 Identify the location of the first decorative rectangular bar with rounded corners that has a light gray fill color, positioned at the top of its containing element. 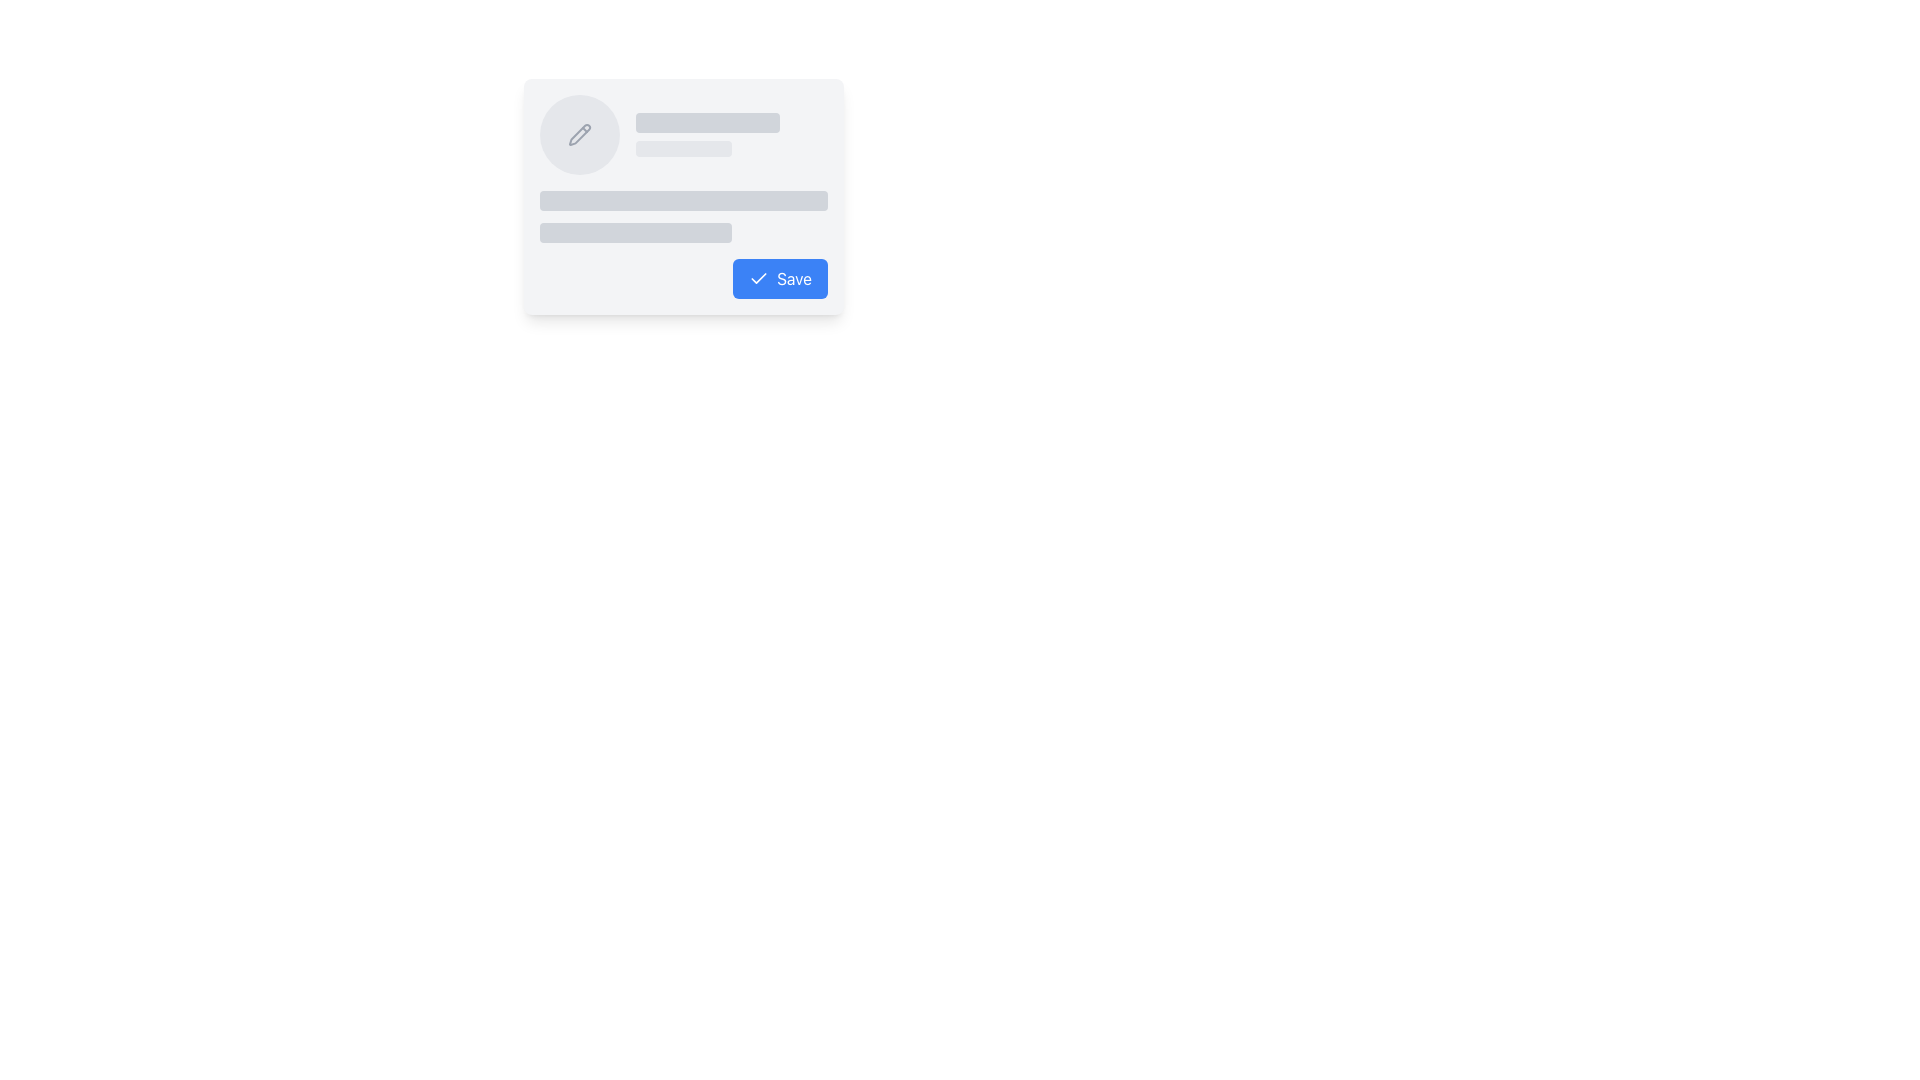
(684, 200).